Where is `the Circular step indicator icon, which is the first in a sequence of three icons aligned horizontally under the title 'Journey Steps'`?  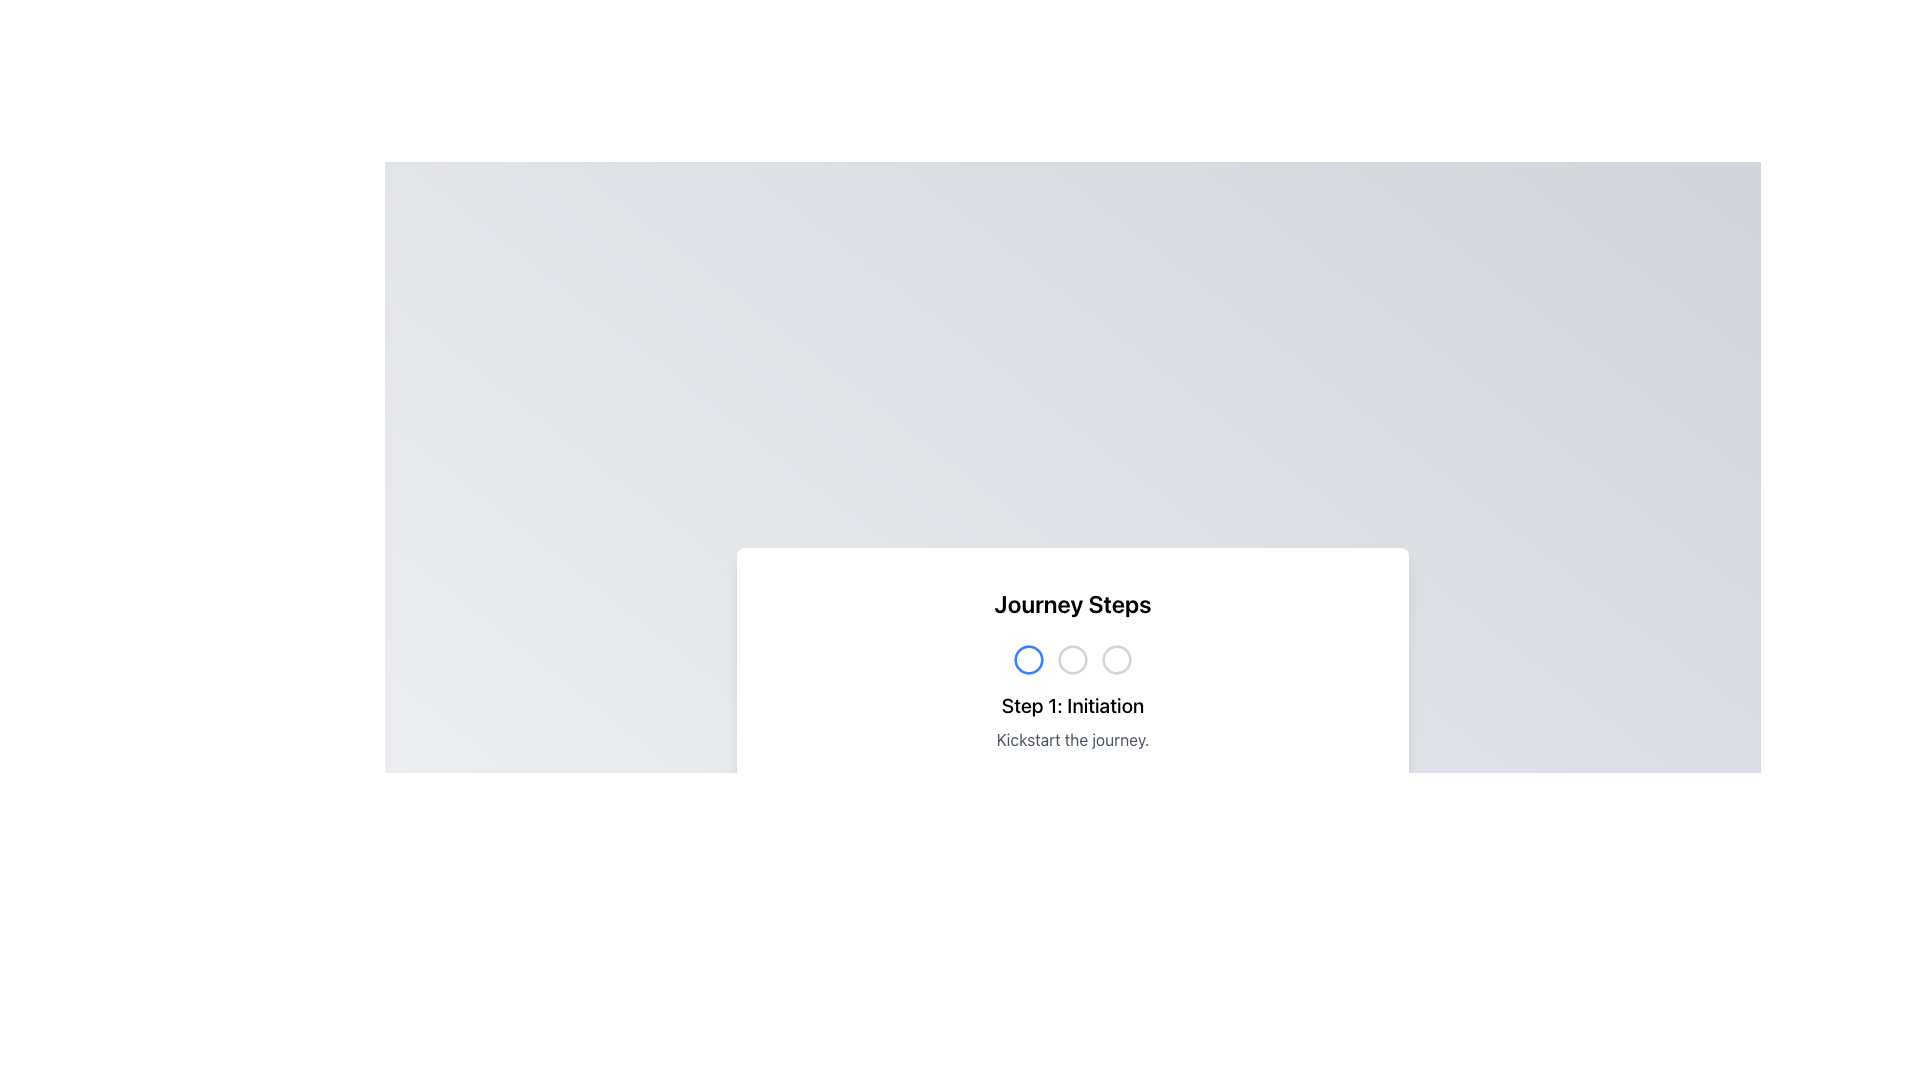
the Circular step indicator icon, which is the first in a sequence of three icons aligned horizontally under the title 'Journey Steps' is located at coordinates (1028, 659).